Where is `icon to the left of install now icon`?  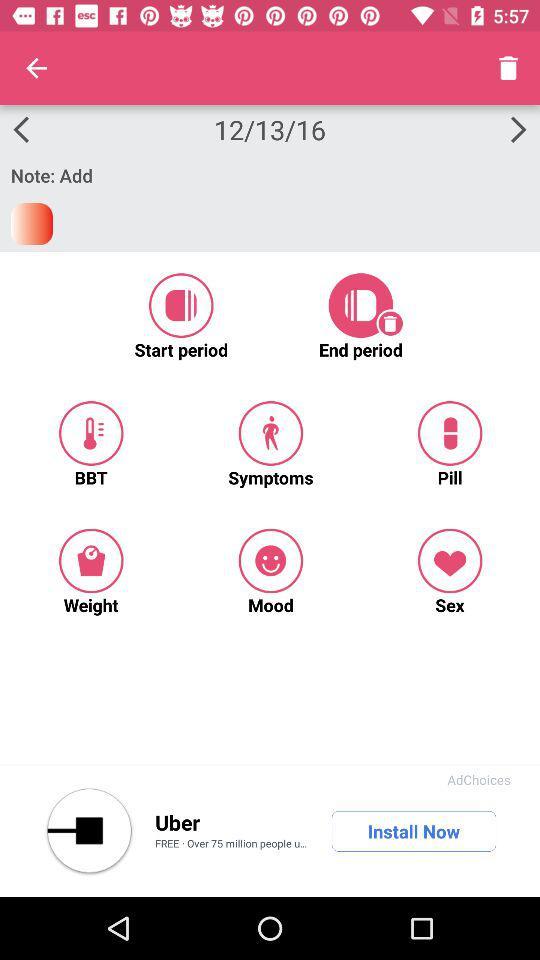 icon to the left of install now icon is located at coordinates (177, 822).